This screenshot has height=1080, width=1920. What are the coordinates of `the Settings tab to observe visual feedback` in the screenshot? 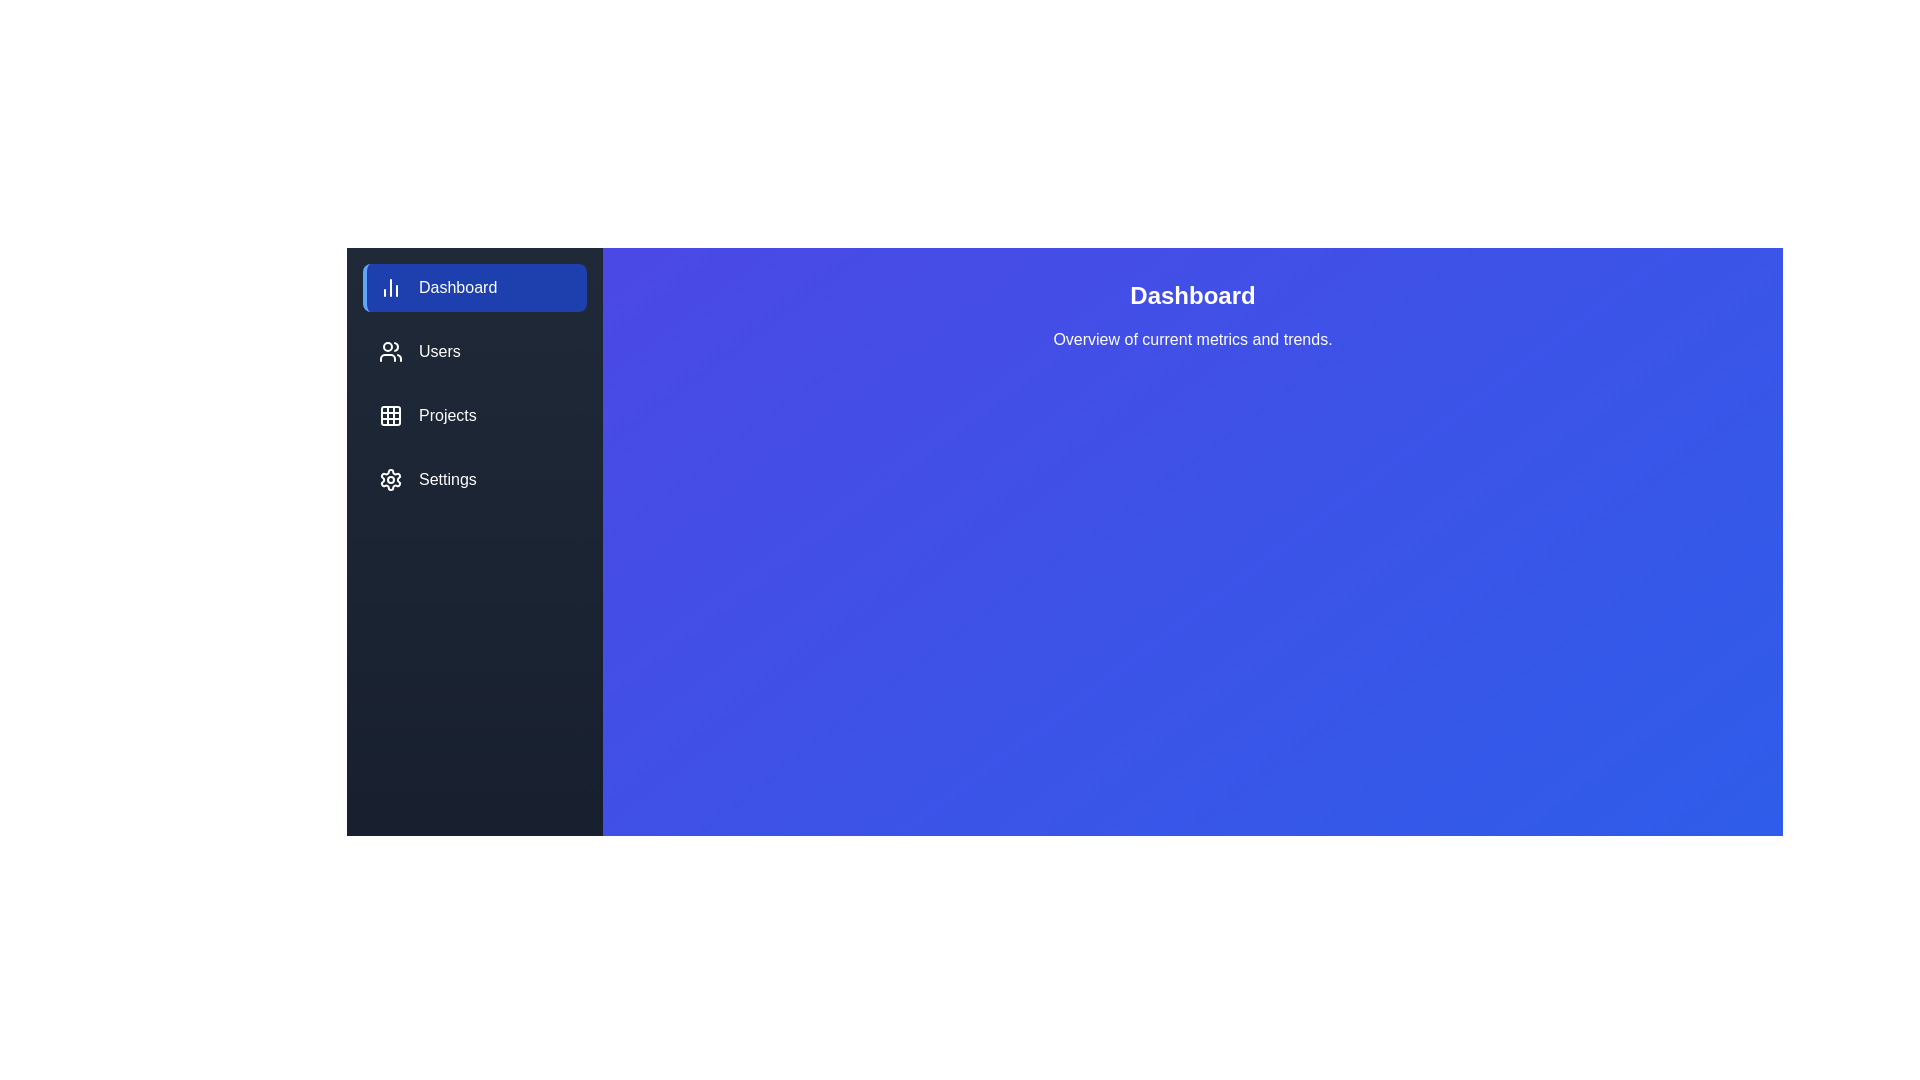 It's located at (474, 479).